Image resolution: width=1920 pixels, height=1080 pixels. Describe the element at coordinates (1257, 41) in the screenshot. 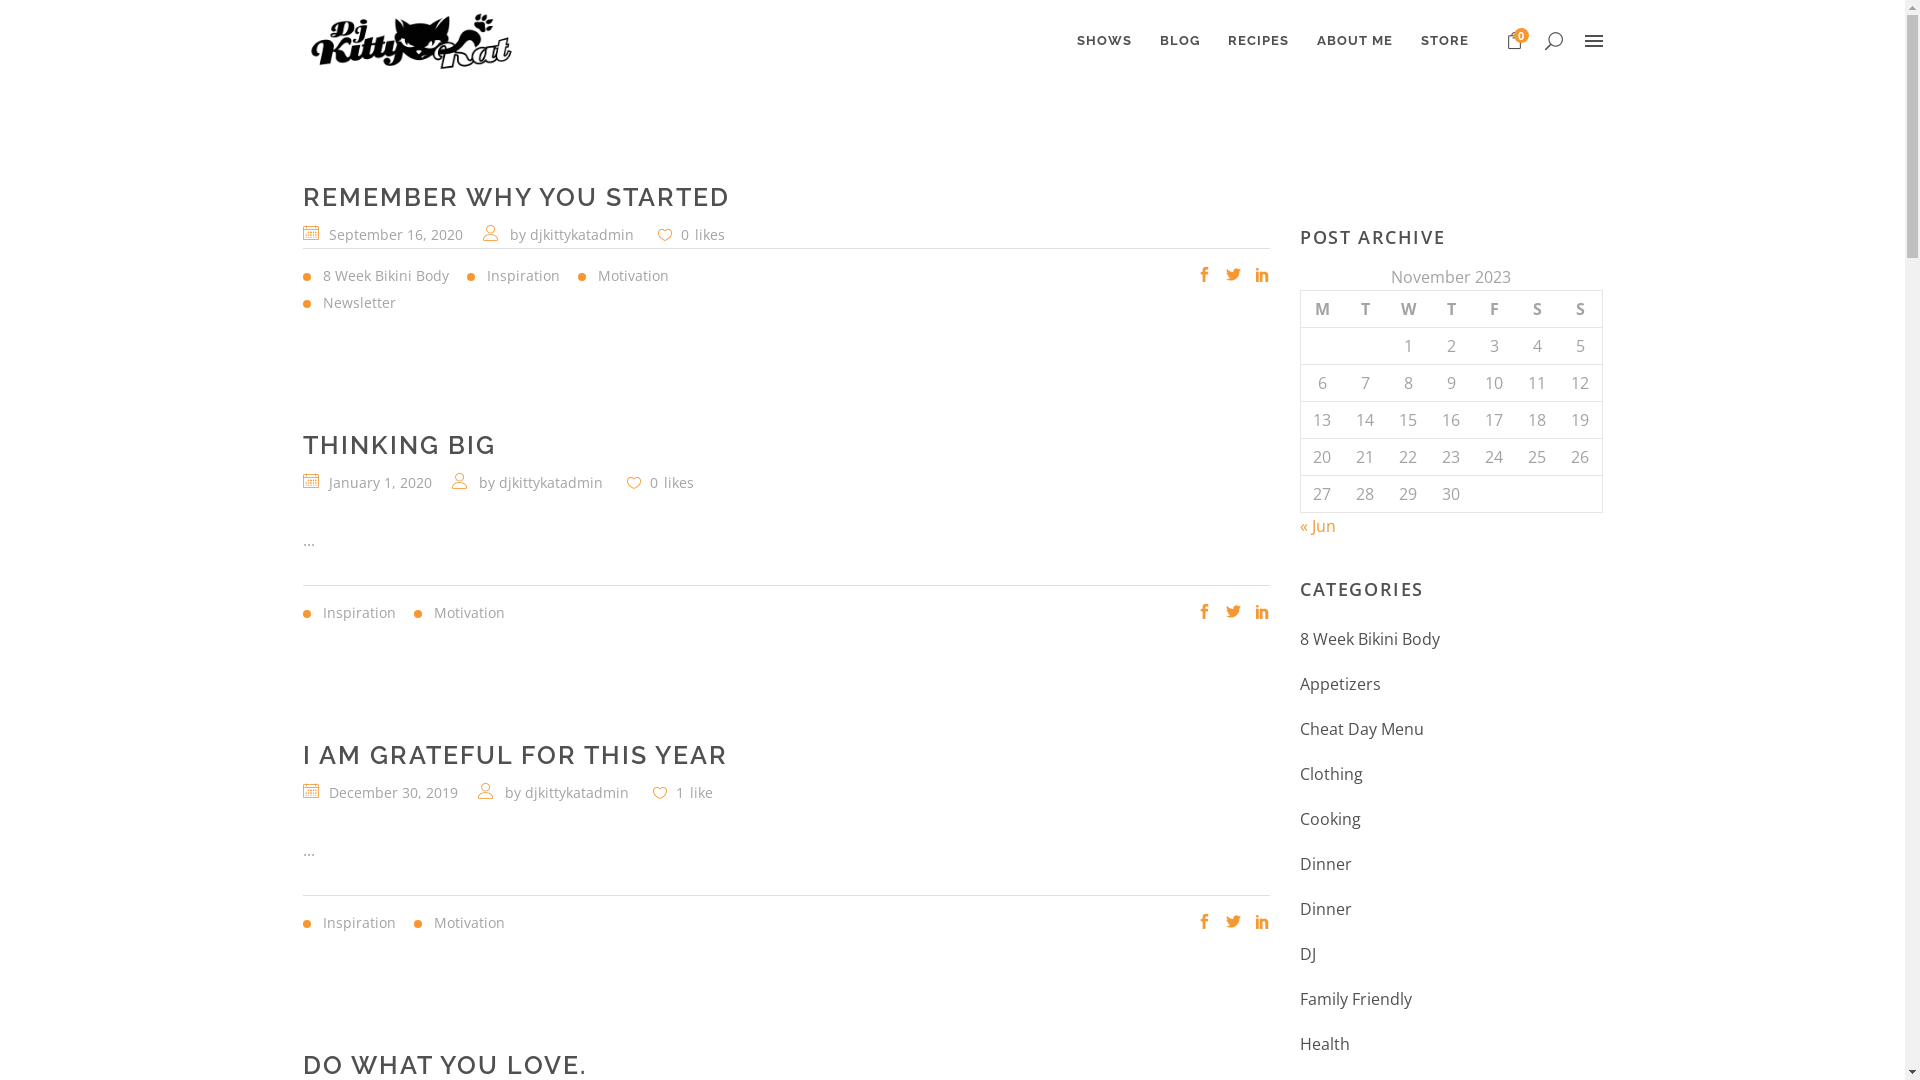

I see `'RECIPES'` at that location.